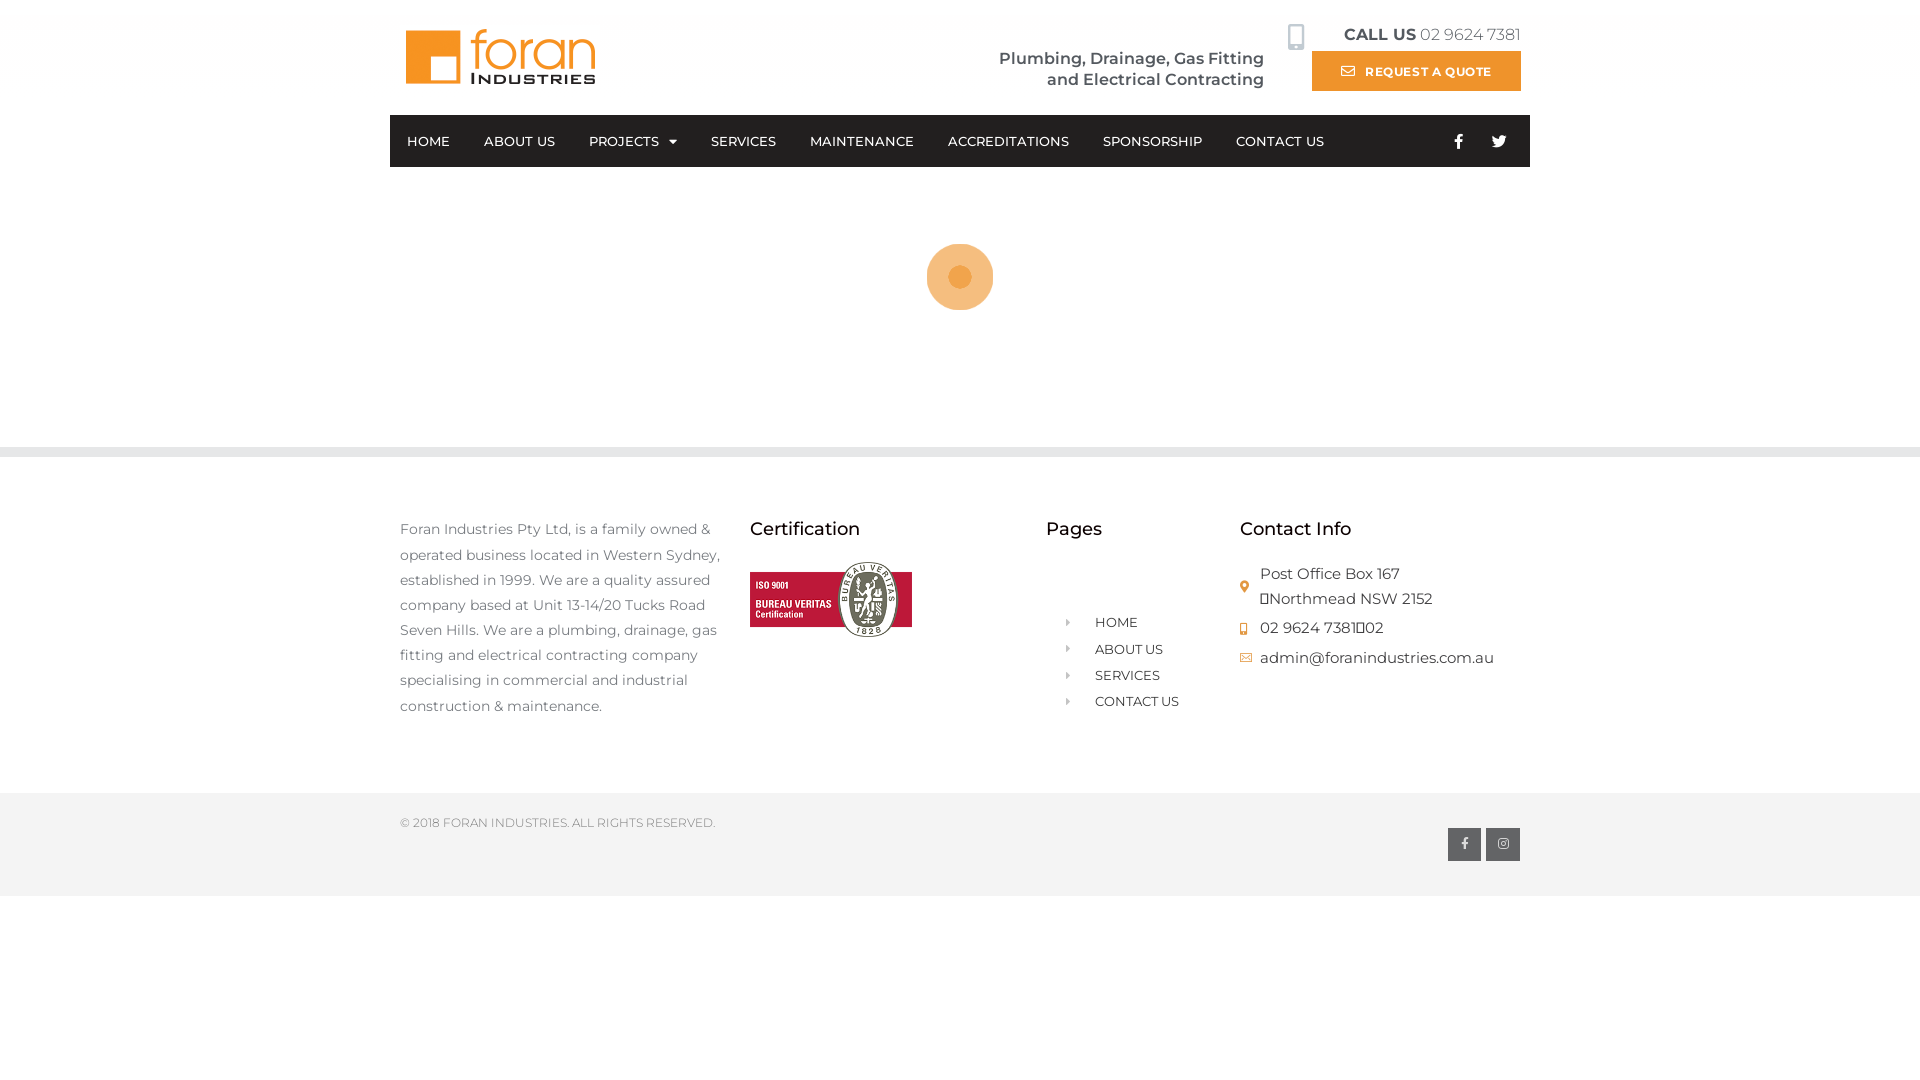  I want to click on '02 9624 738102', so click(1379, 627).